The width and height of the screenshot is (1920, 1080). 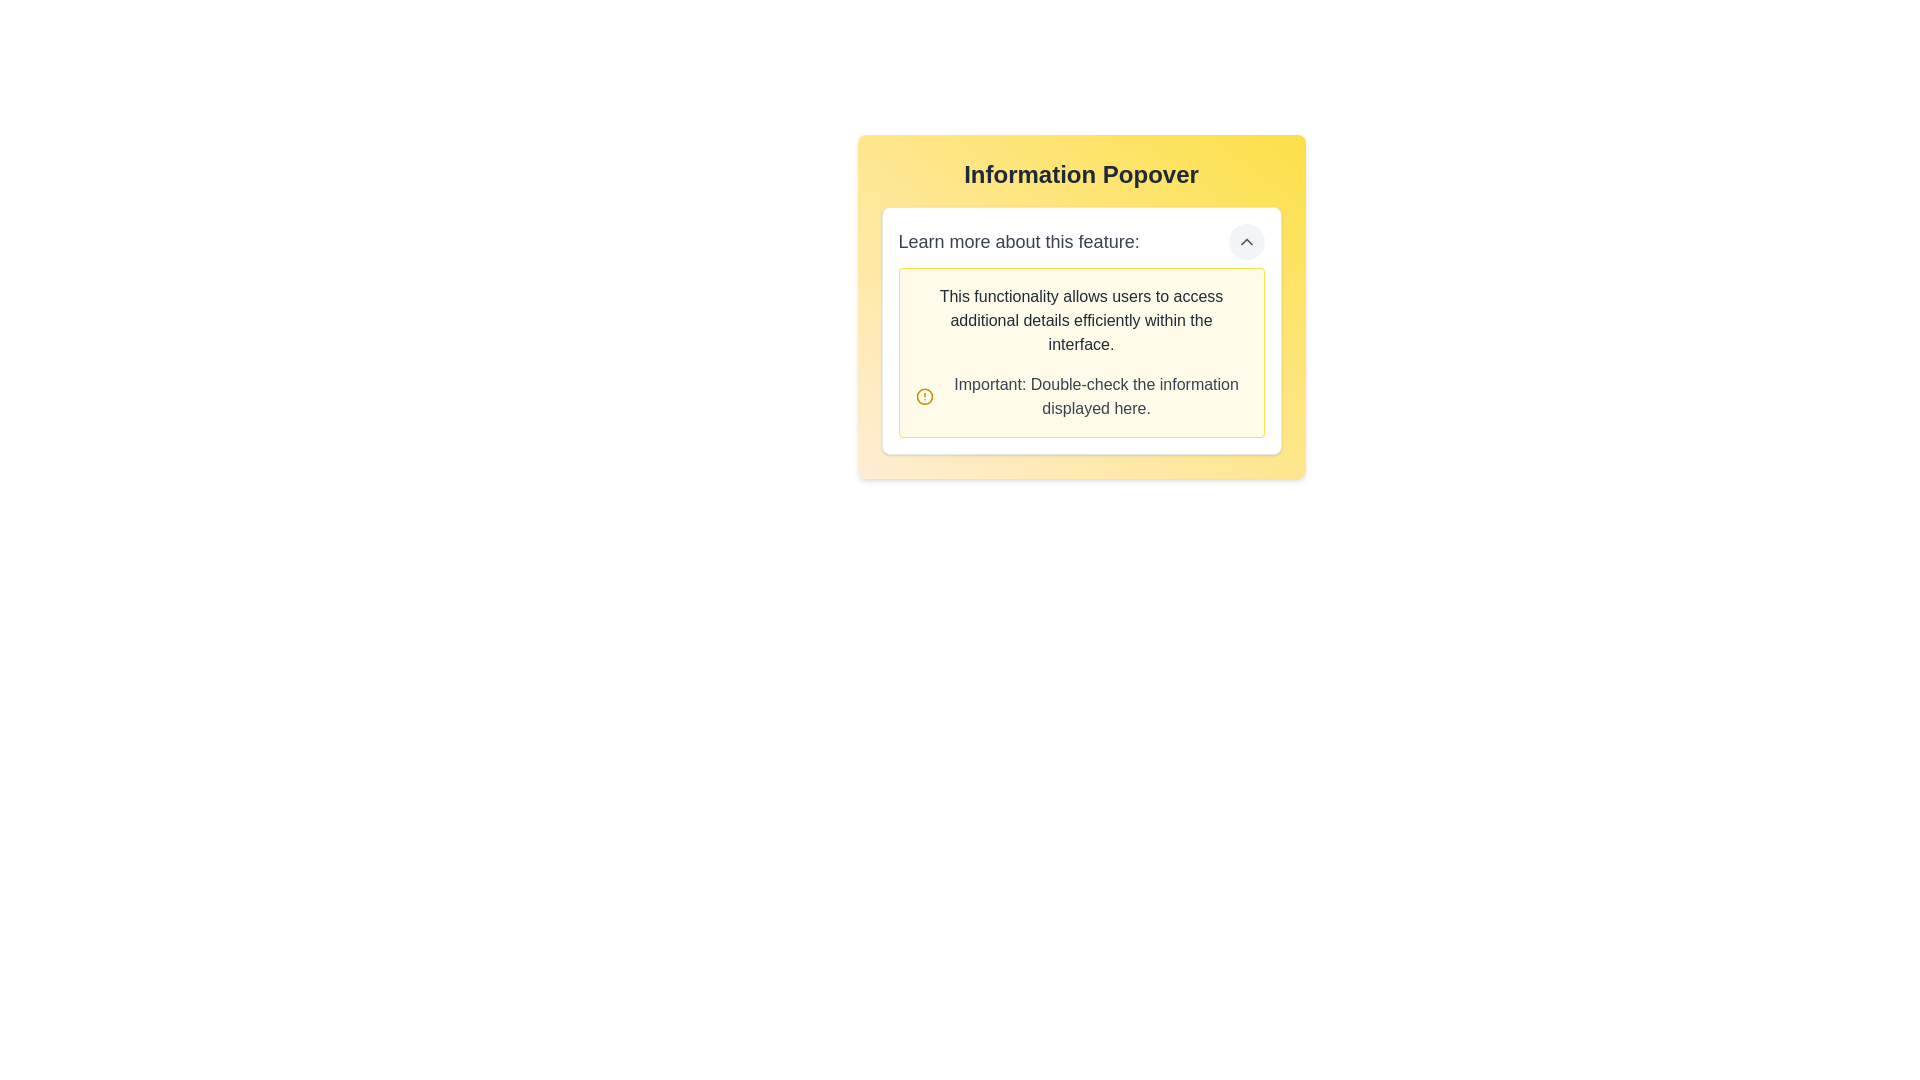 What do you see at coordinates (1080, 241) in the screenshot?
I see `the text heading with an attached interactive icon located at the top of the information popover for potential interactive effects` at bounding box center [1080, 241].